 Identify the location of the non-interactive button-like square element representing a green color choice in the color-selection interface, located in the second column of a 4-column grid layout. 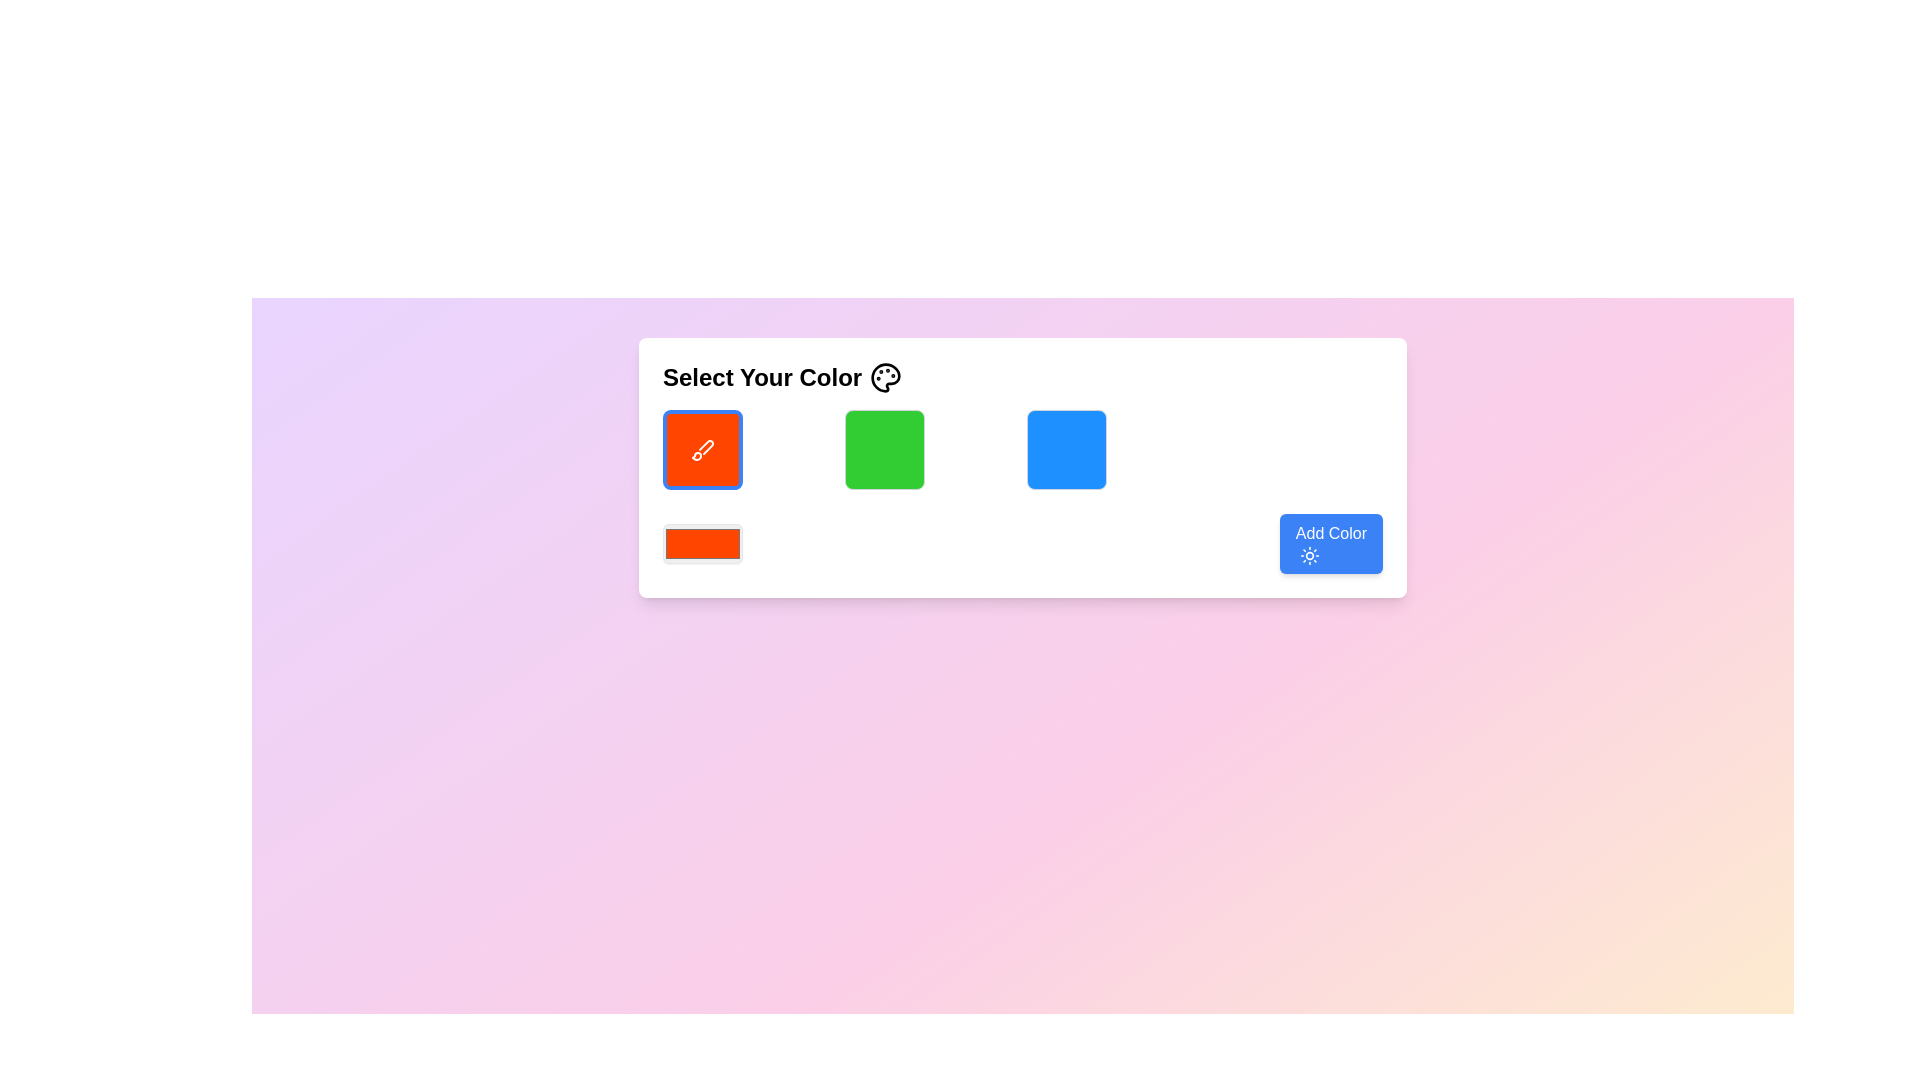
(883, 450).